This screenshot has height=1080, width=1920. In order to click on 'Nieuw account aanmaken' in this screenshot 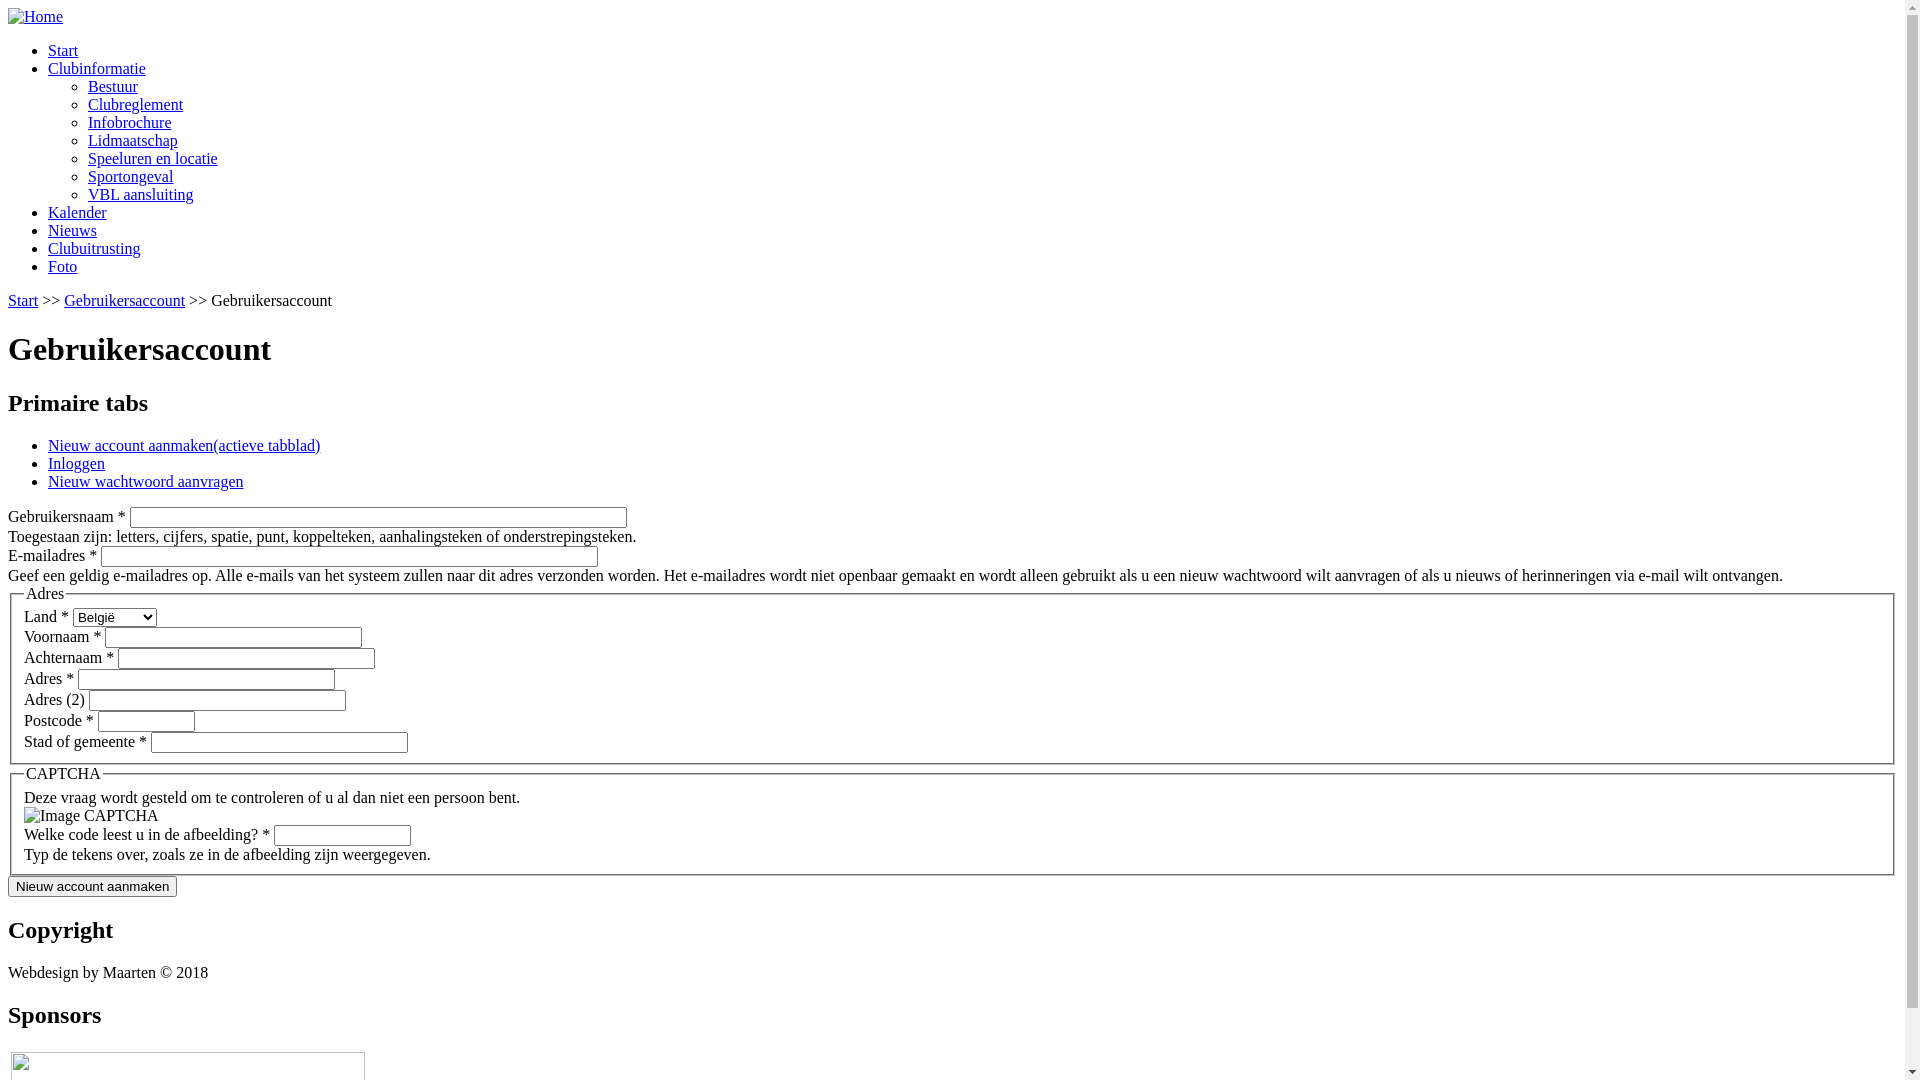, I will do `click(91, 885)`.